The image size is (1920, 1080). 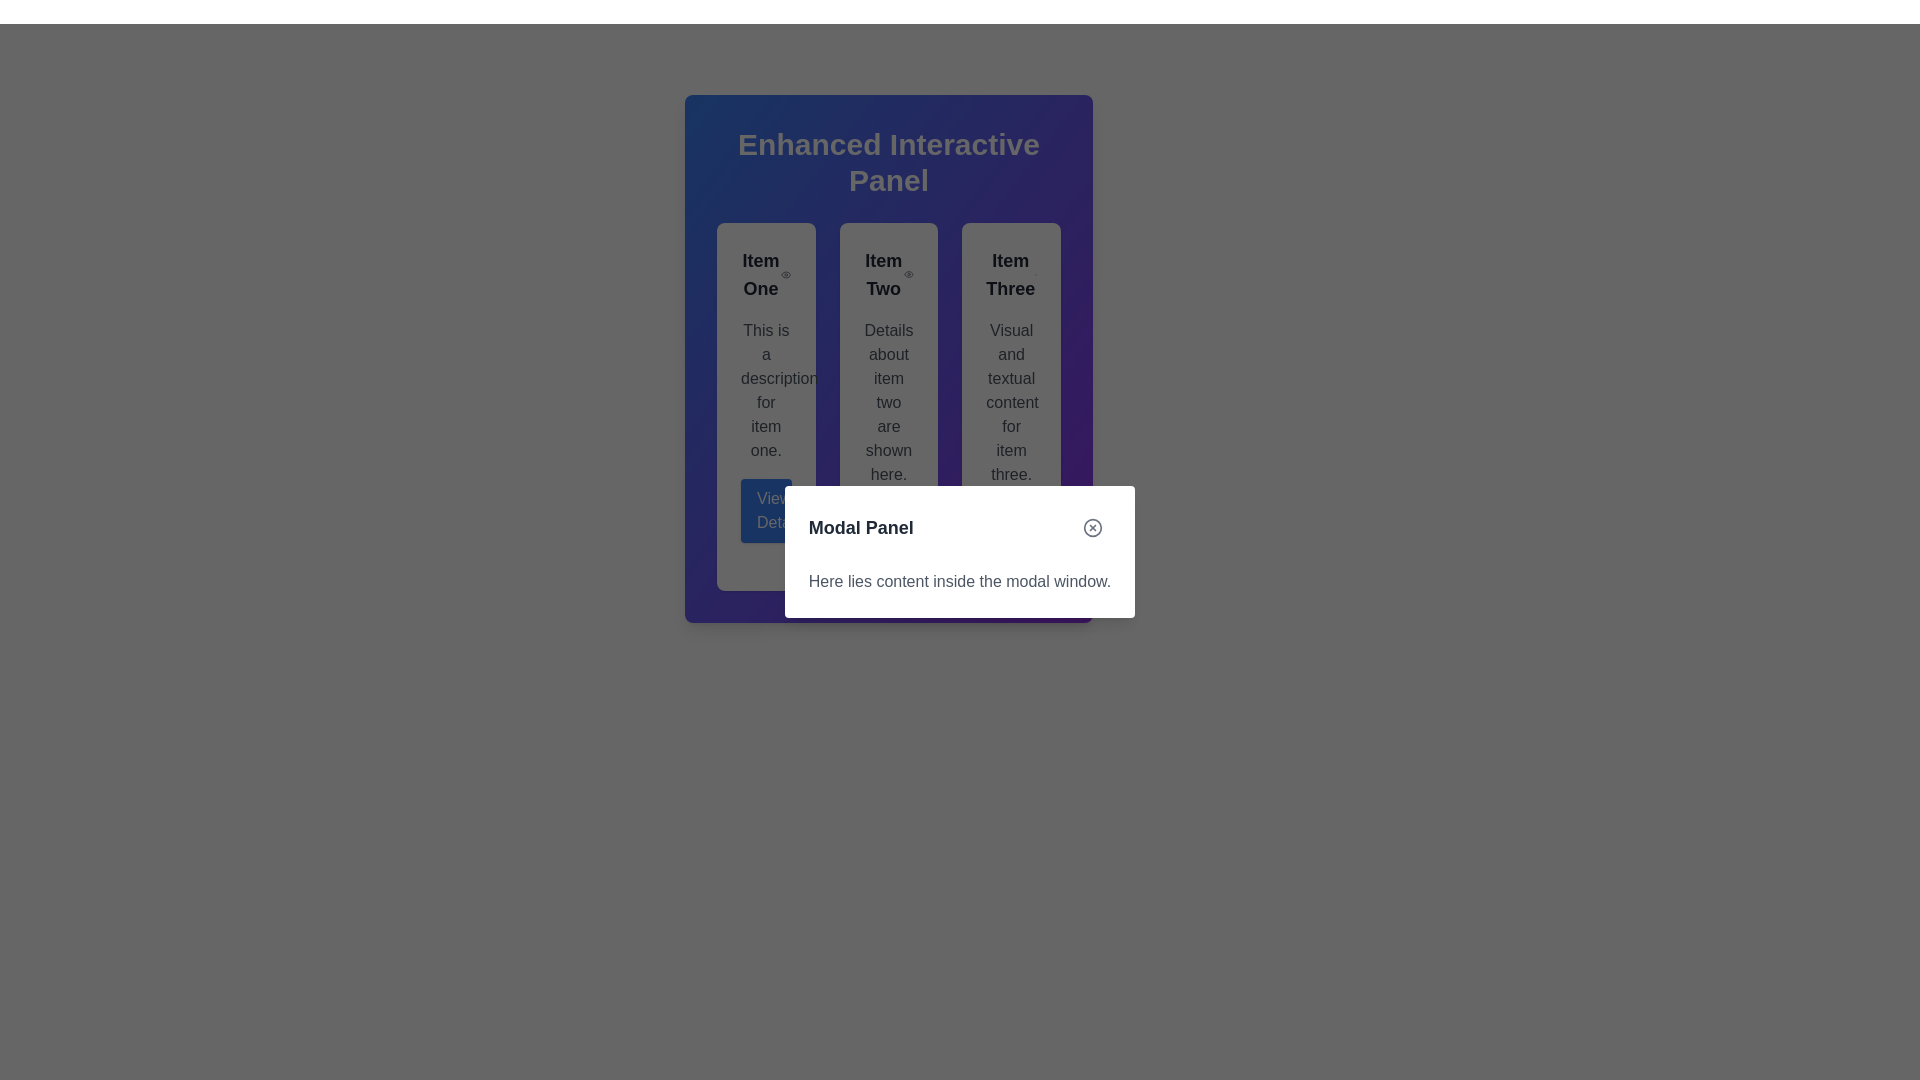 What do you see at coordinates (1011, 274) in the screenshot?
I see `heading text located at the top of the third card in a row of three cards, which serves as a title or identifier for the card's content` at bounding box center [1011, 274].